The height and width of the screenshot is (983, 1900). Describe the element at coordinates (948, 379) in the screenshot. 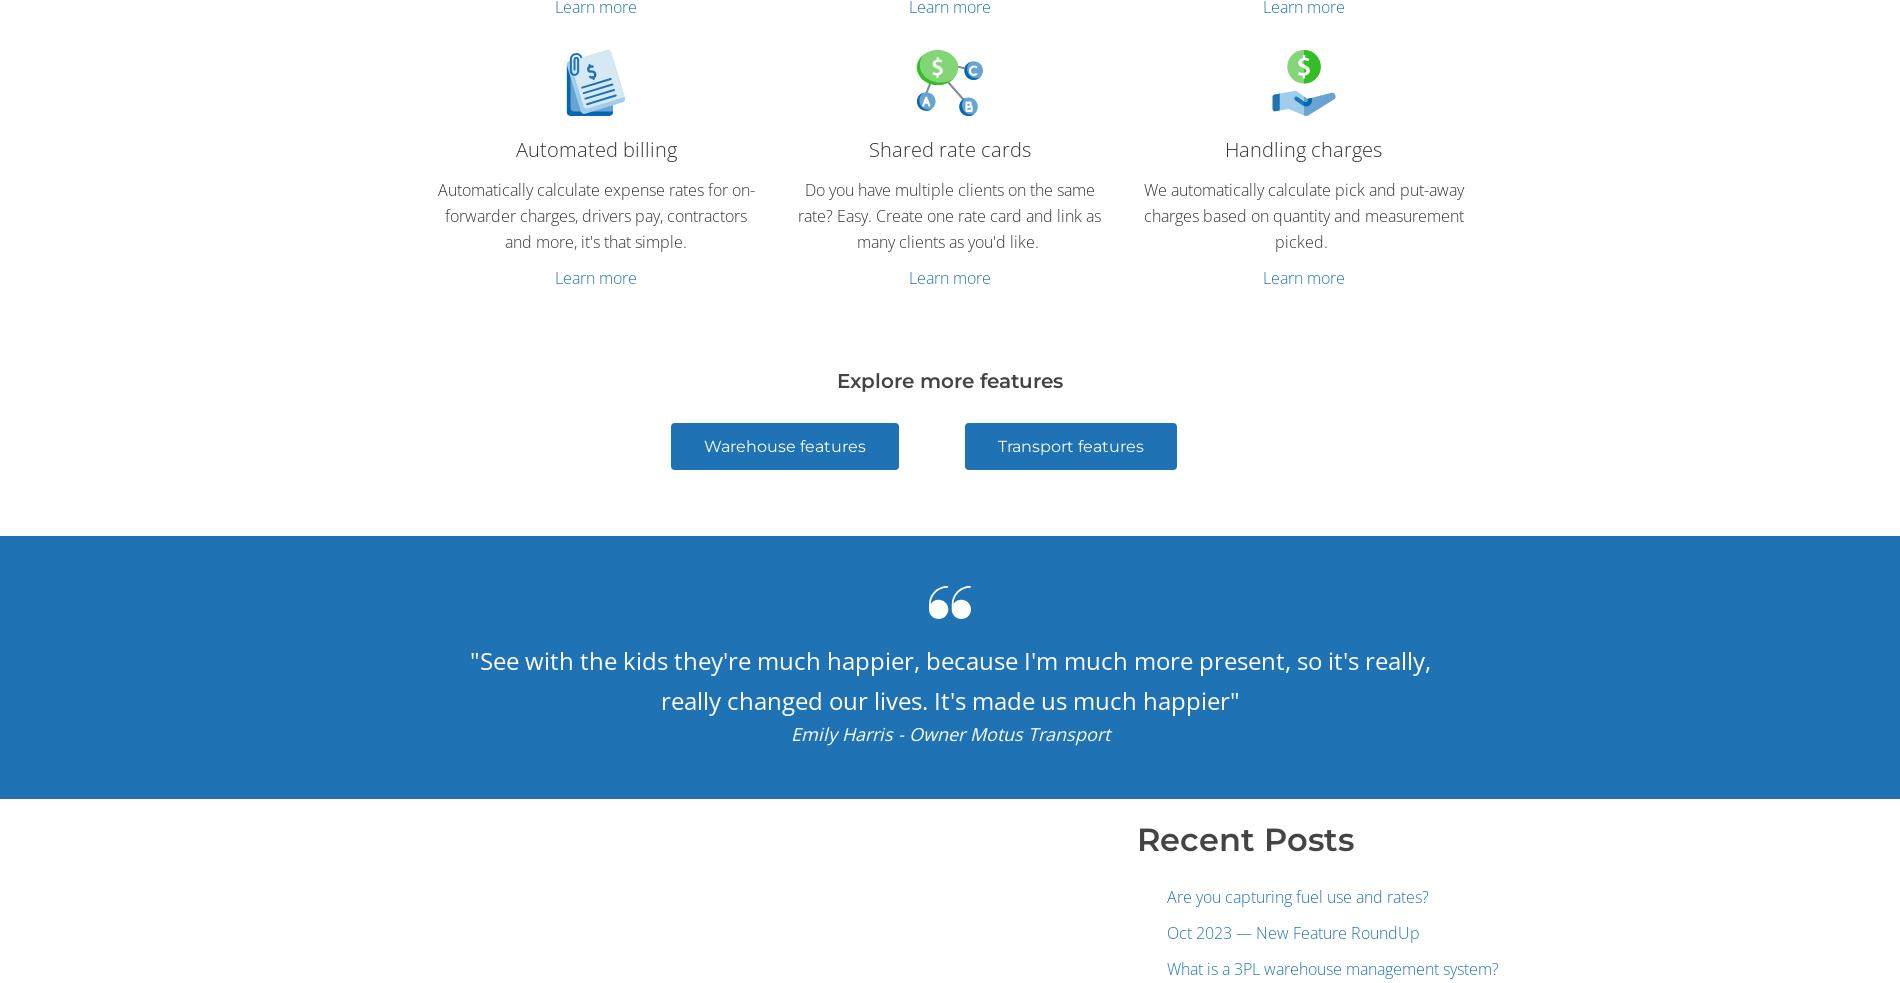

I see `'Explore more features'` at that location.